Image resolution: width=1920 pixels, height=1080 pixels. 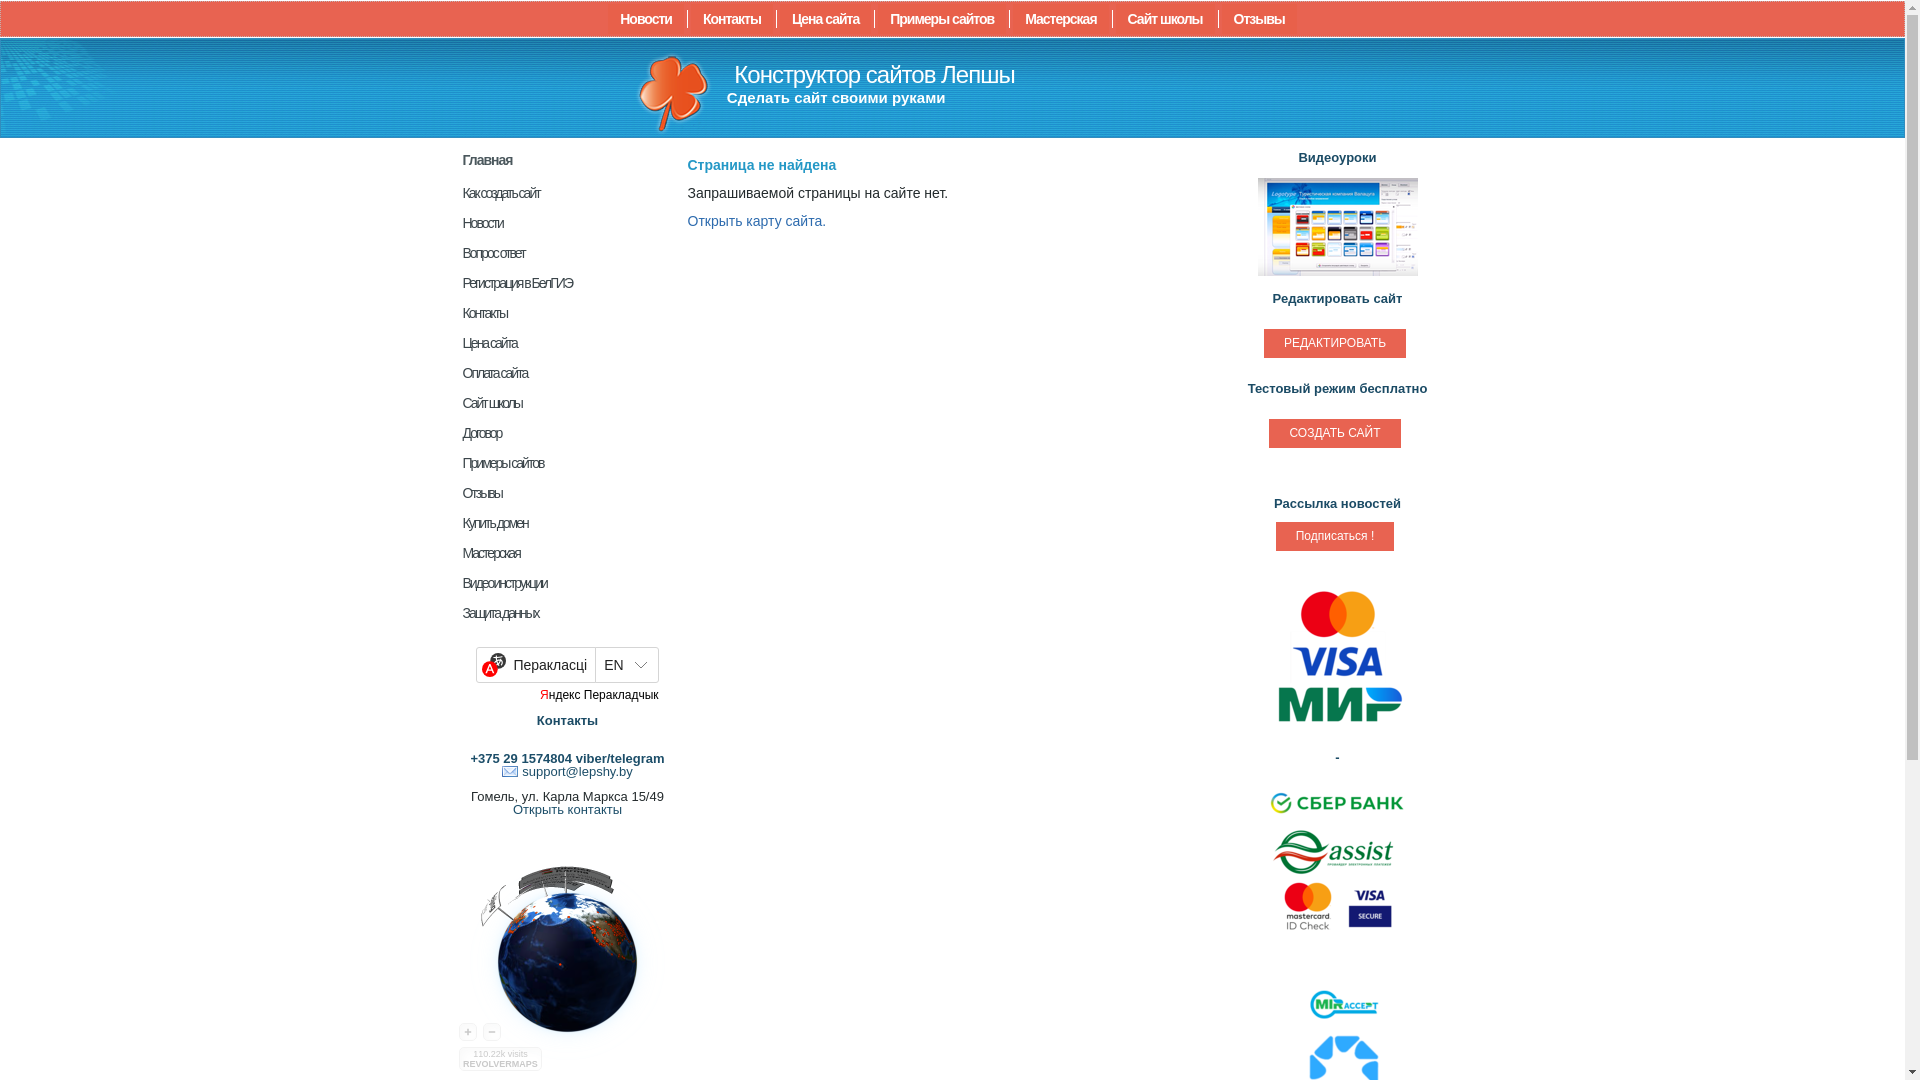 What do you see at coordinates (565, 758) in the screenshot?
I see `'+375 29 1574804 viber/telegram'` at bounding box center [565, 758].